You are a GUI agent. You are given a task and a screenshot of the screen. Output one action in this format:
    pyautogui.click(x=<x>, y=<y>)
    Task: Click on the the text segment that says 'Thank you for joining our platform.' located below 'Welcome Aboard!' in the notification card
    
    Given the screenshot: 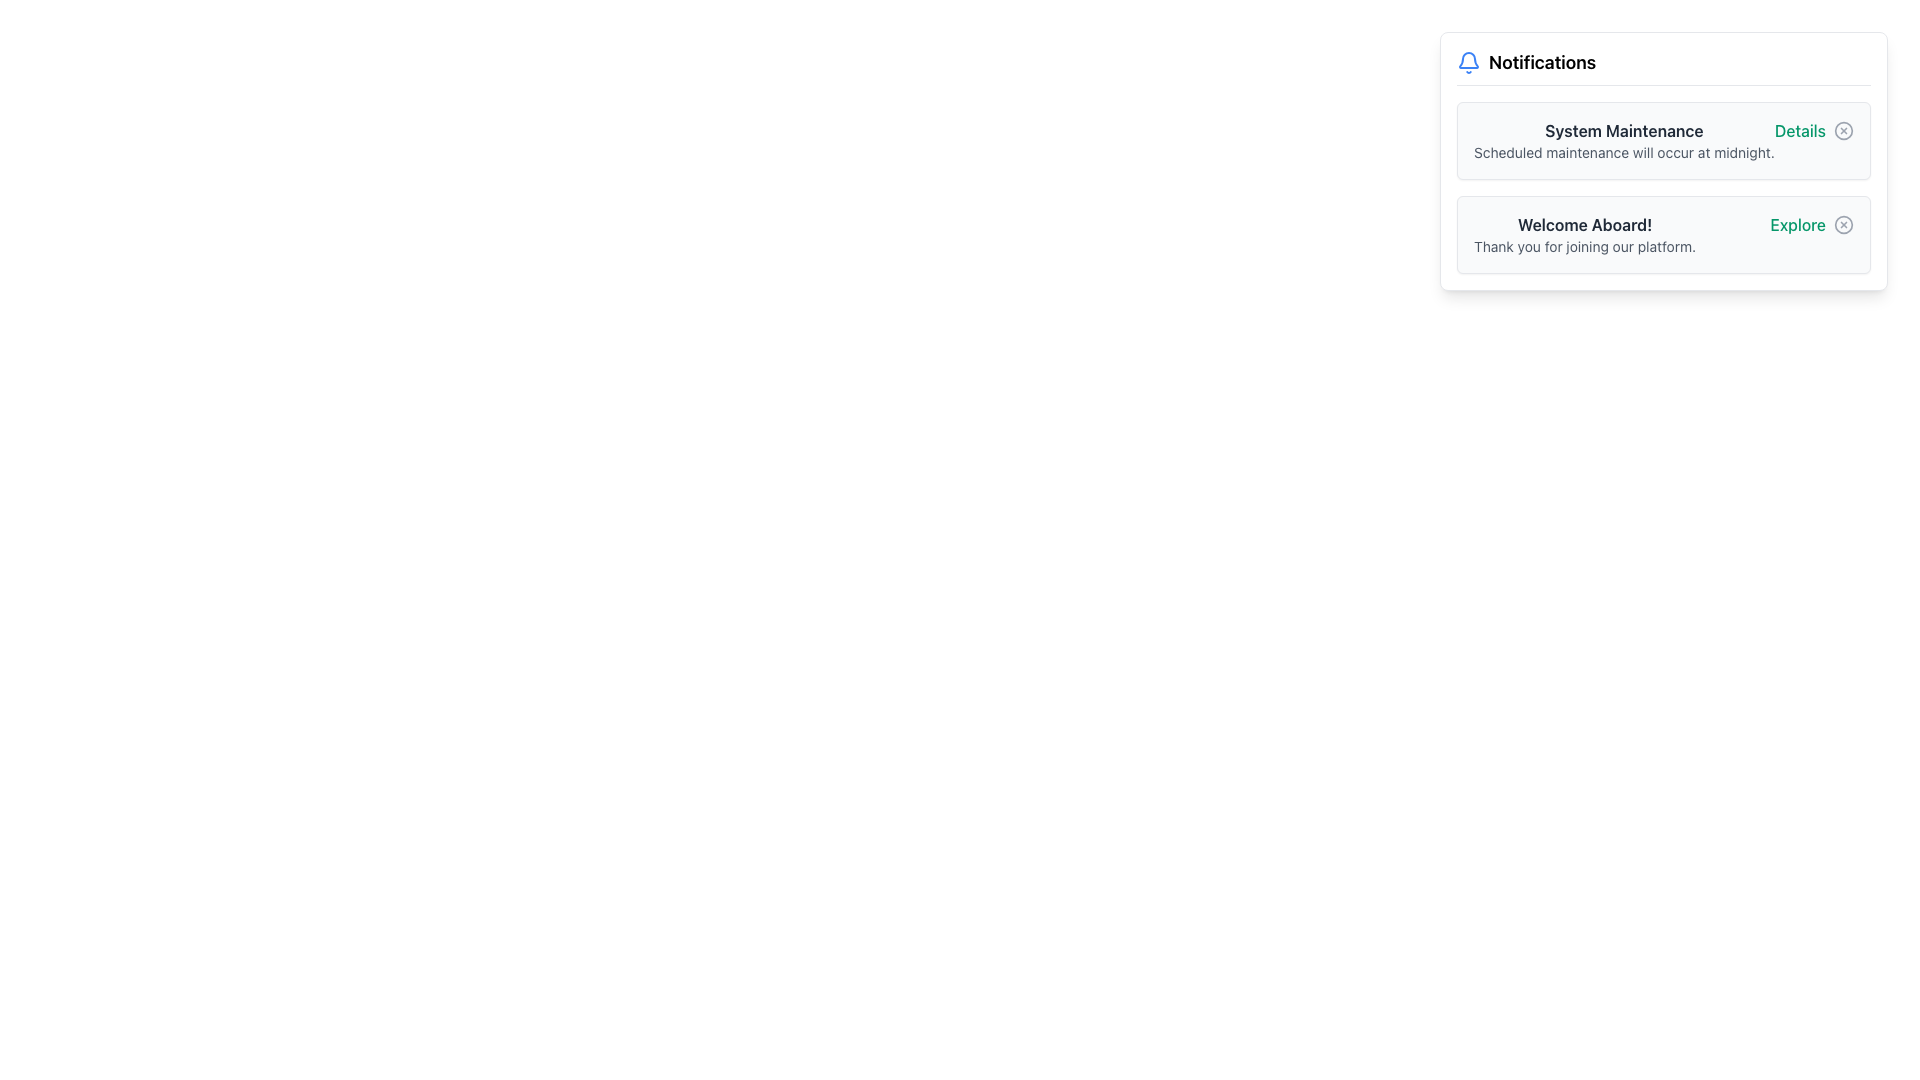 What is the action you would take?
    pyautogui.click(x=1584, y=245)
    